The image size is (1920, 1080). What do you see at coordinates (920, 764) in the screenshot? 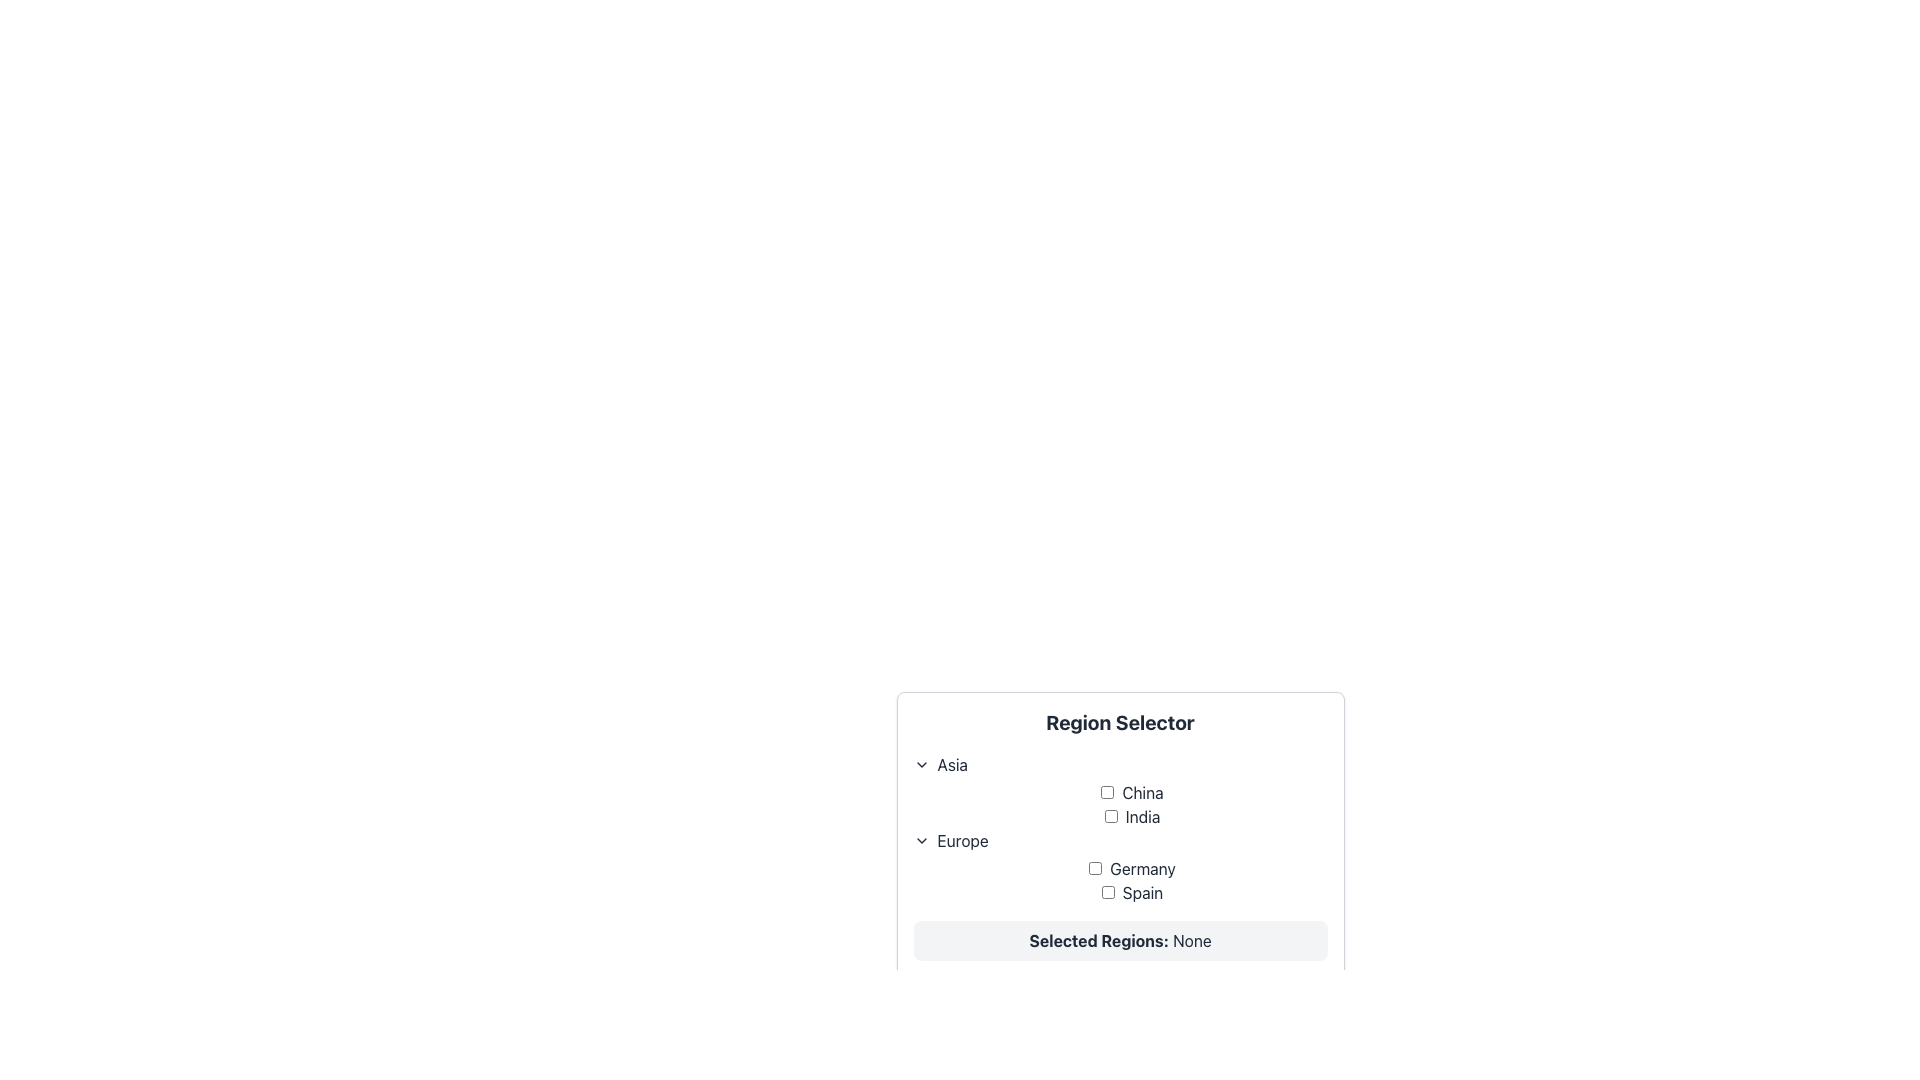
I see `the dropdown toggle icon located to the far left of the 'Asia' text` at bounding box center [920, 764].